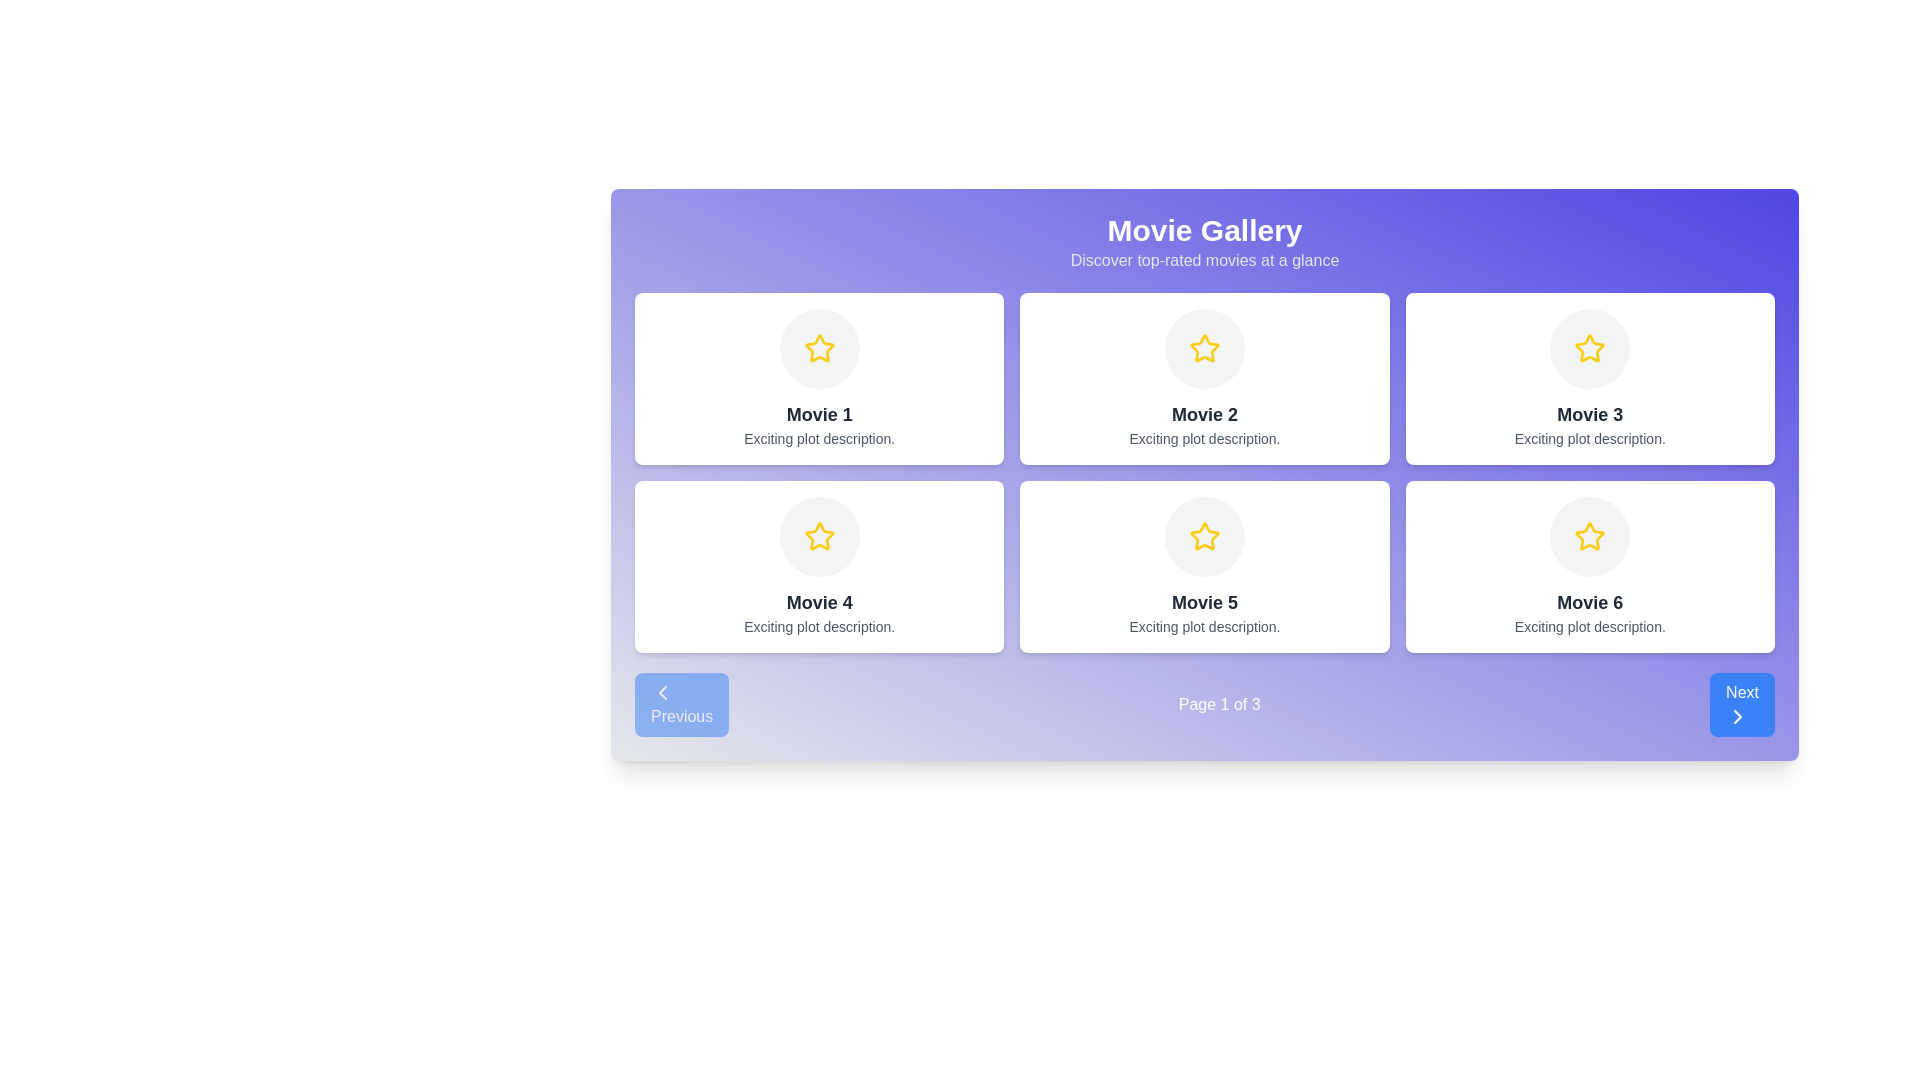 This screenshot has width=1920, height=1080. What do you see at coordinates (1203, 535) in the screenshot?
I see `the star icon in the 'Movie 5' card, located in the second row and second column of the grid layout` at bounding box center [1203, 535].